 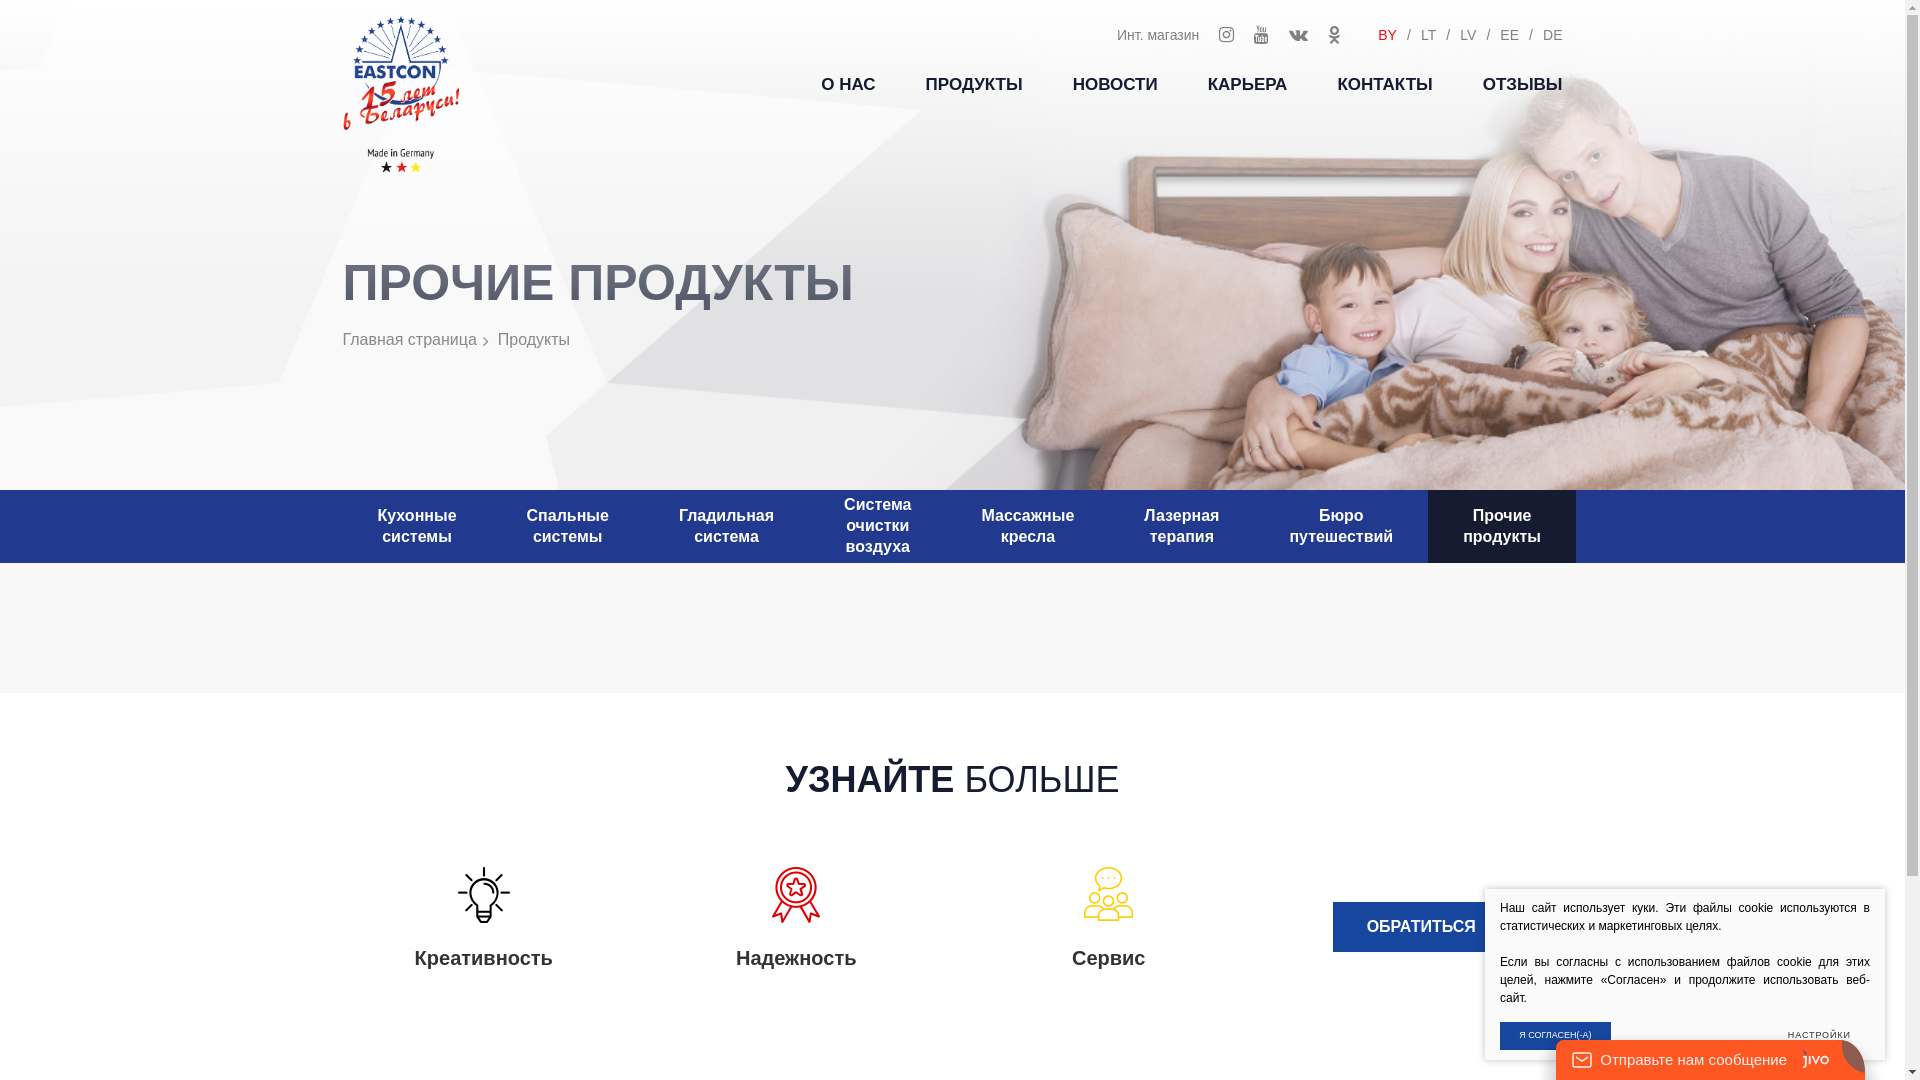 I want to click on 'EE', so click(x=1488, y=35).